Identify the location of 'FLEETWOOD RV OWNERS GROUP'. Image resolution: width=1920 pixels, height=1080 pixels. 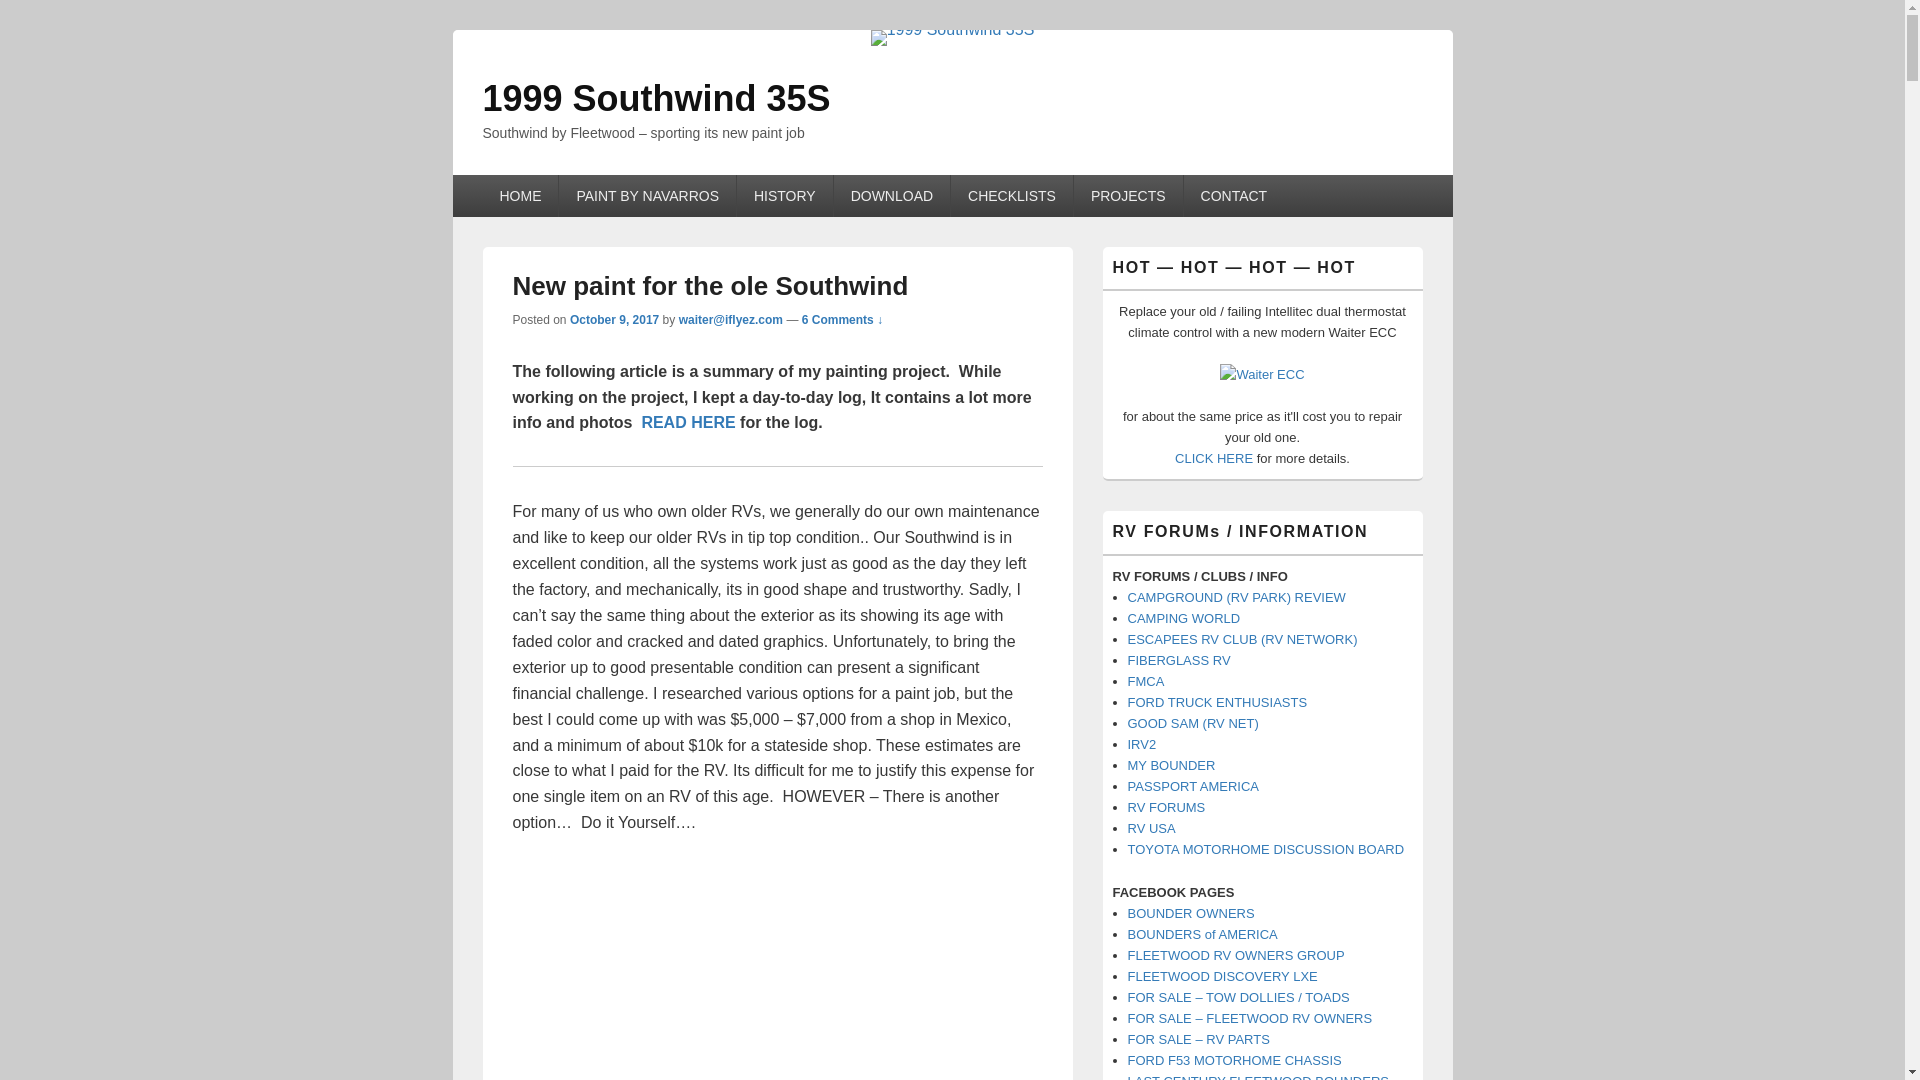
(1235, 954).